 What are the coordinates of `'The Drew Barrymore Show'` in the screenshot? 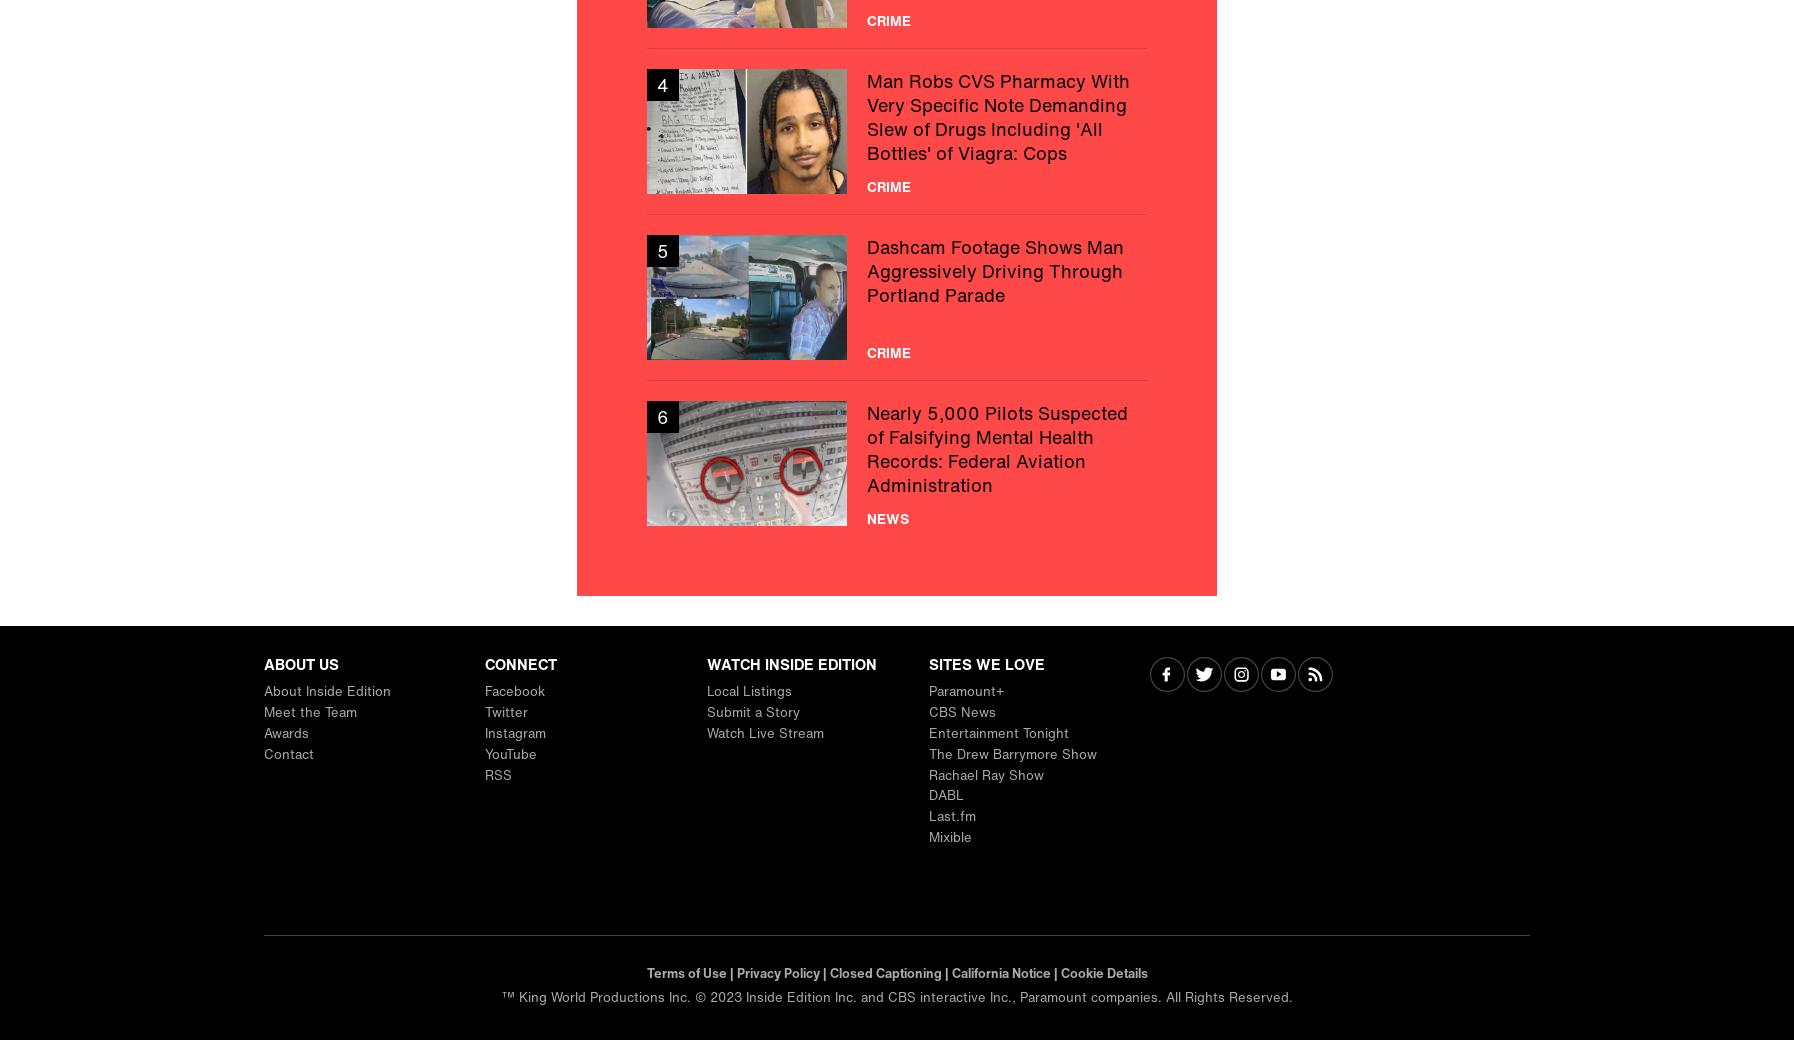 It's located at (1010, 752).